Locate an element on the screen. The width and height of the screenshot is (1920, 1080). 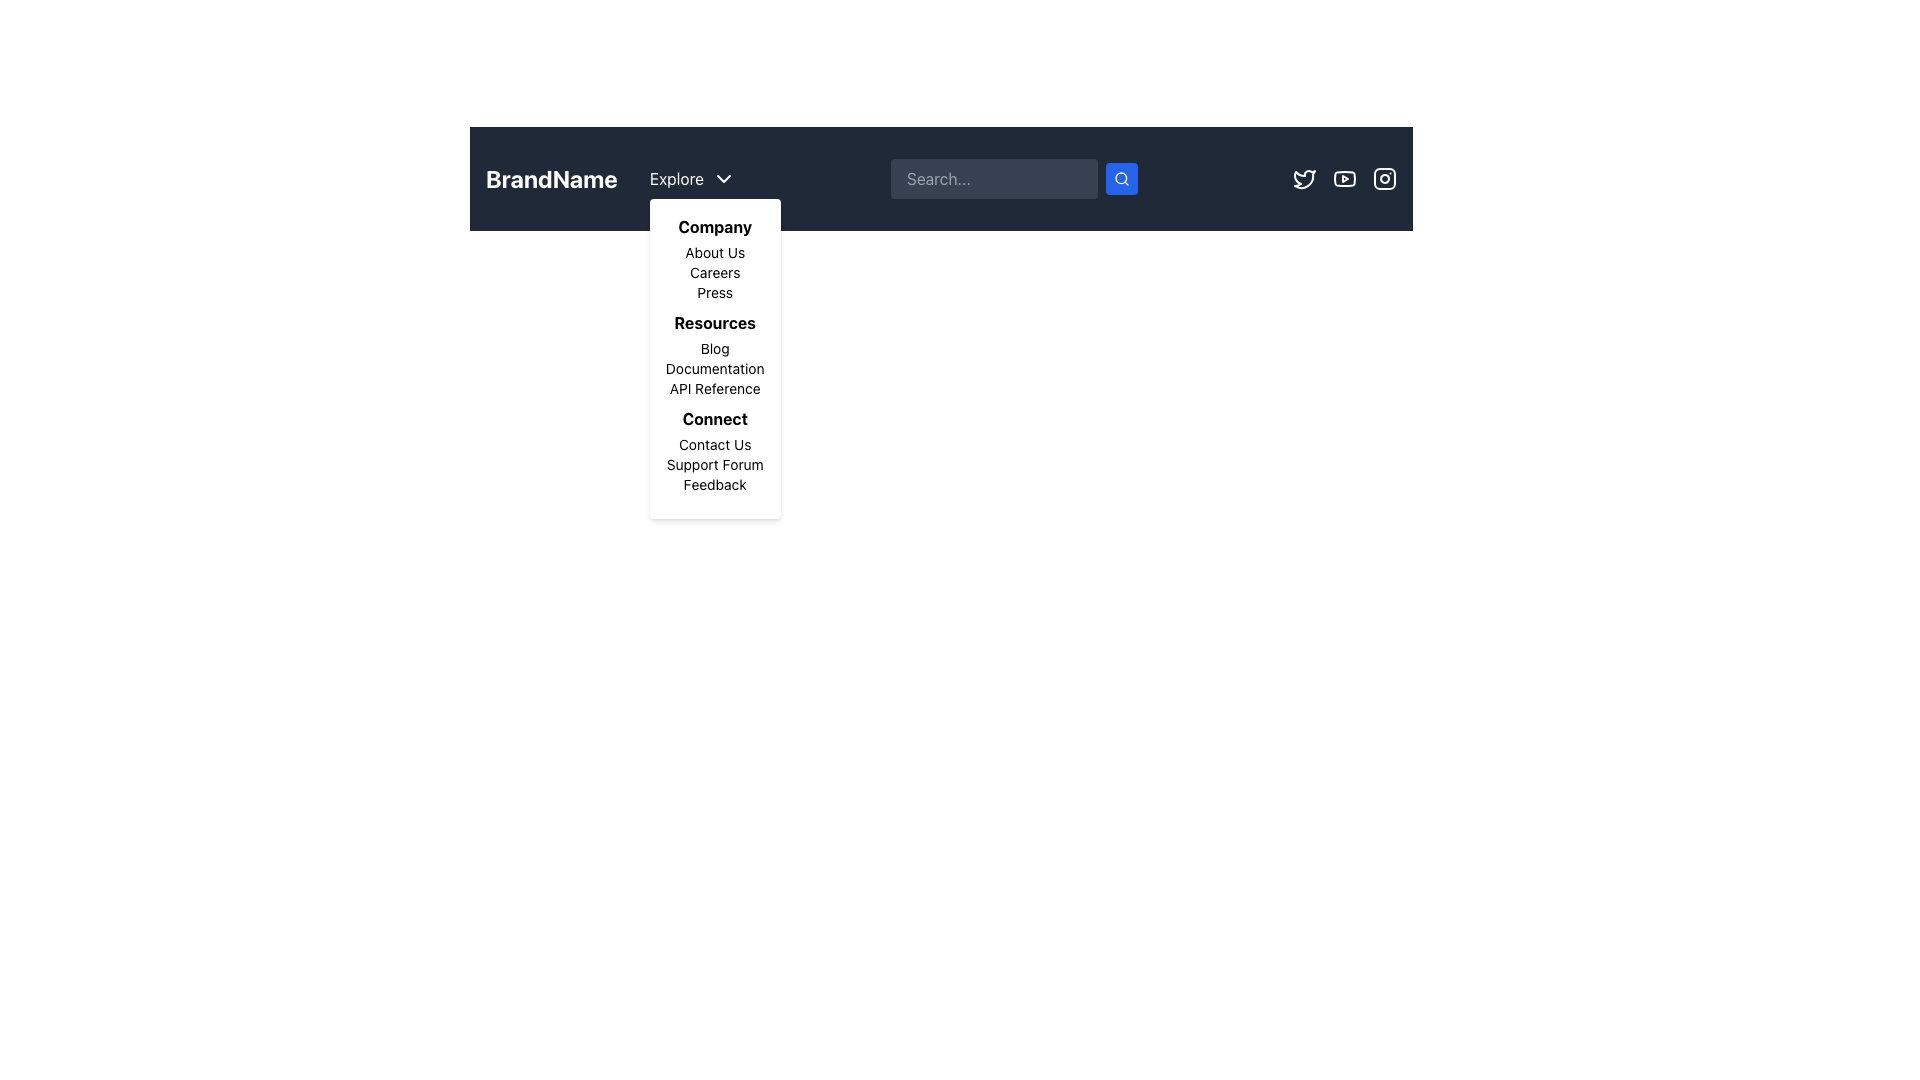
the YouTube icon, which is the second item in the row of social media icons in the top-right corner of the navigation bar is located at coordinates (1344, 177).